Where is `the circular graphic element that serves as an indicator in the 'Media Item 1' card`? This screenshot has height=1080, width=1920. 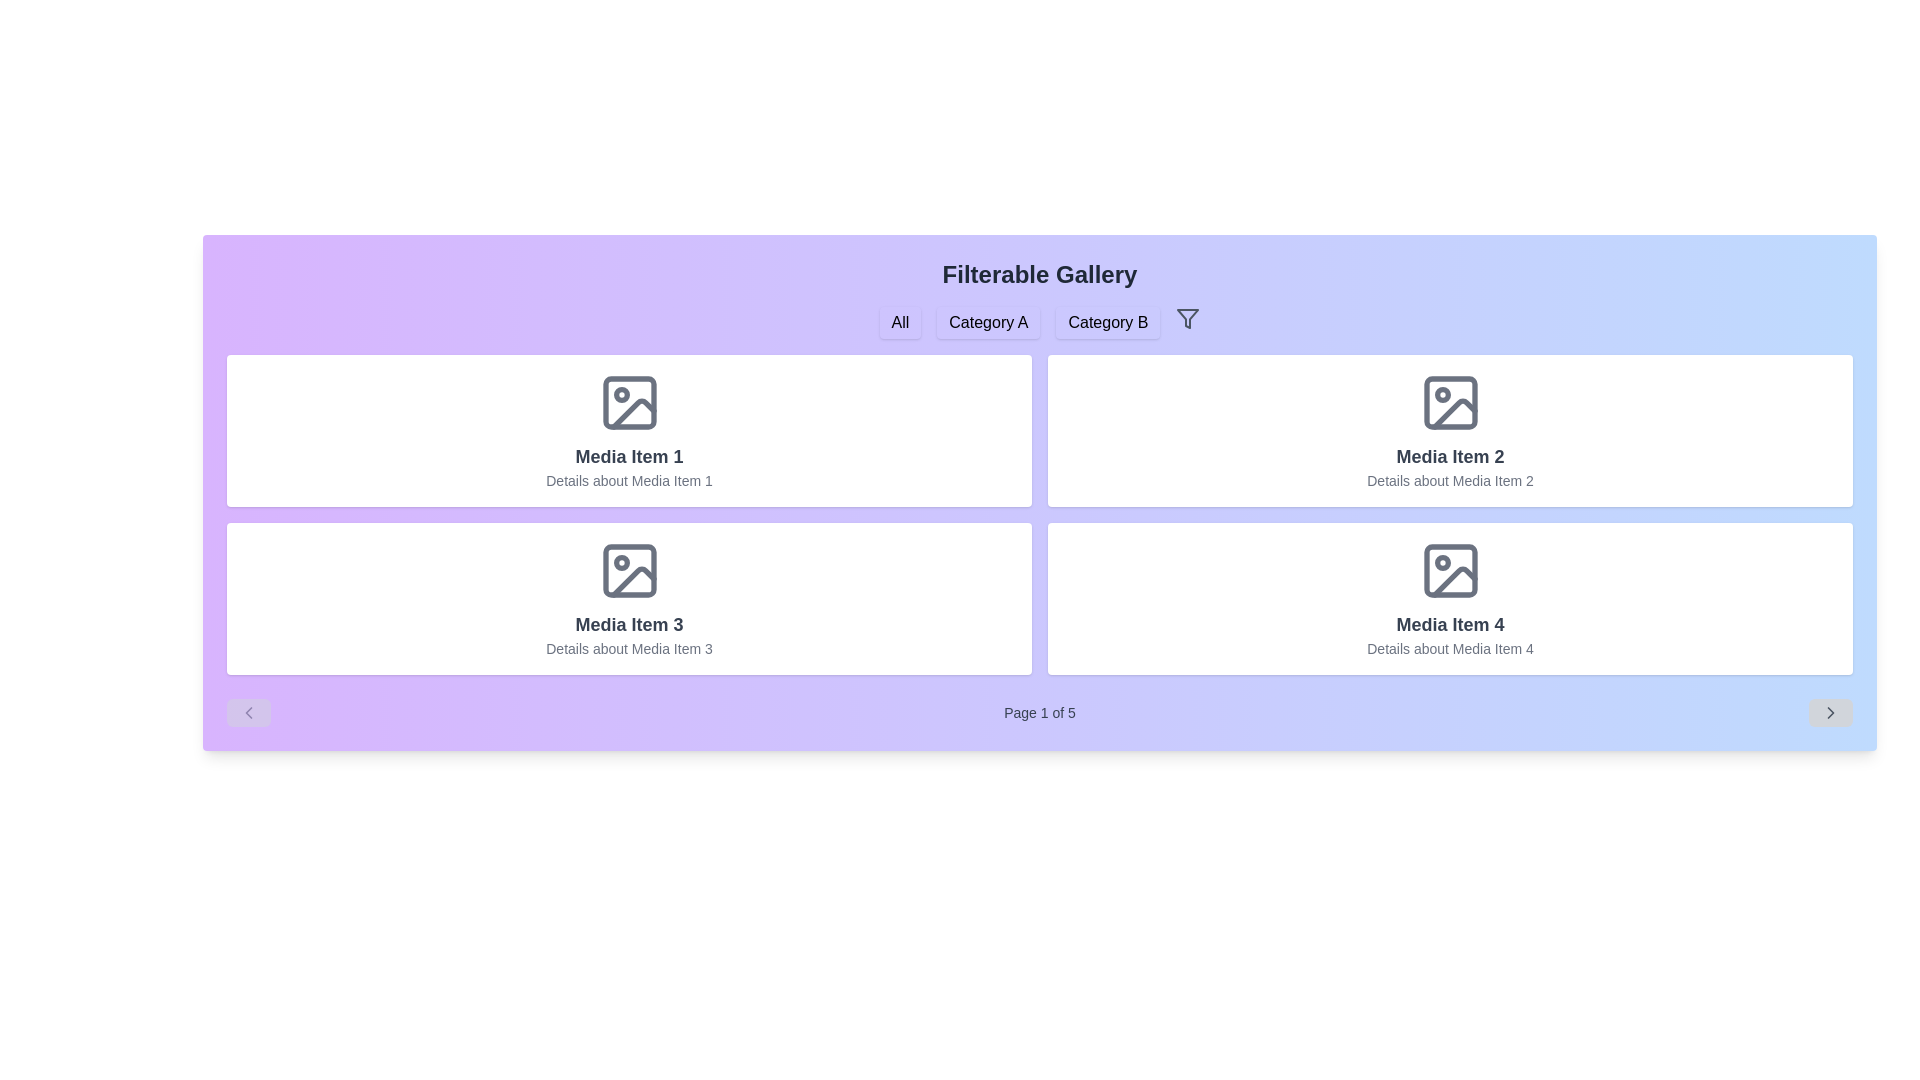
the circular graphic element that serves as an indicator in the 'Media Item 1' card is located at coordinates (620, 394).